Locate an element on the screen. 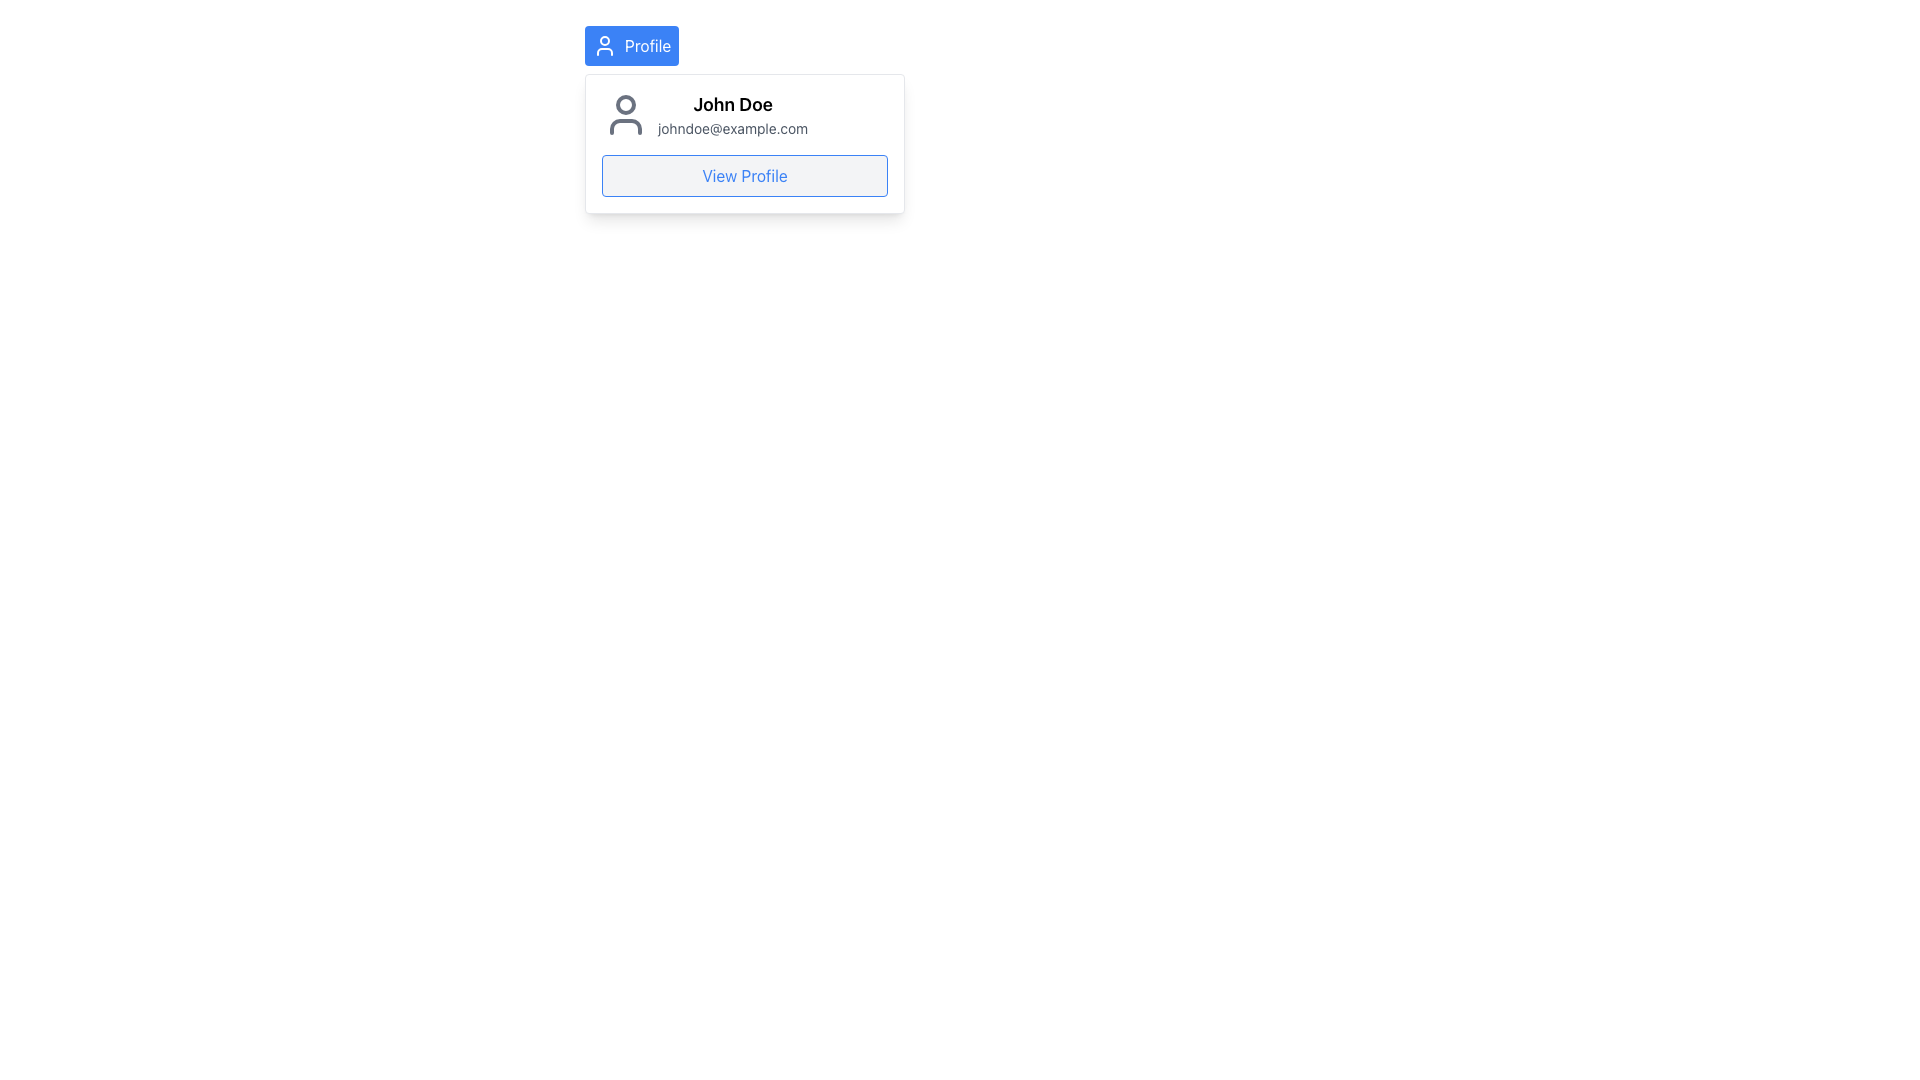 This screenshot has width=1920, height=1080. the 'Profile' button with a blue background and white text is located at coordinates (631, 45).